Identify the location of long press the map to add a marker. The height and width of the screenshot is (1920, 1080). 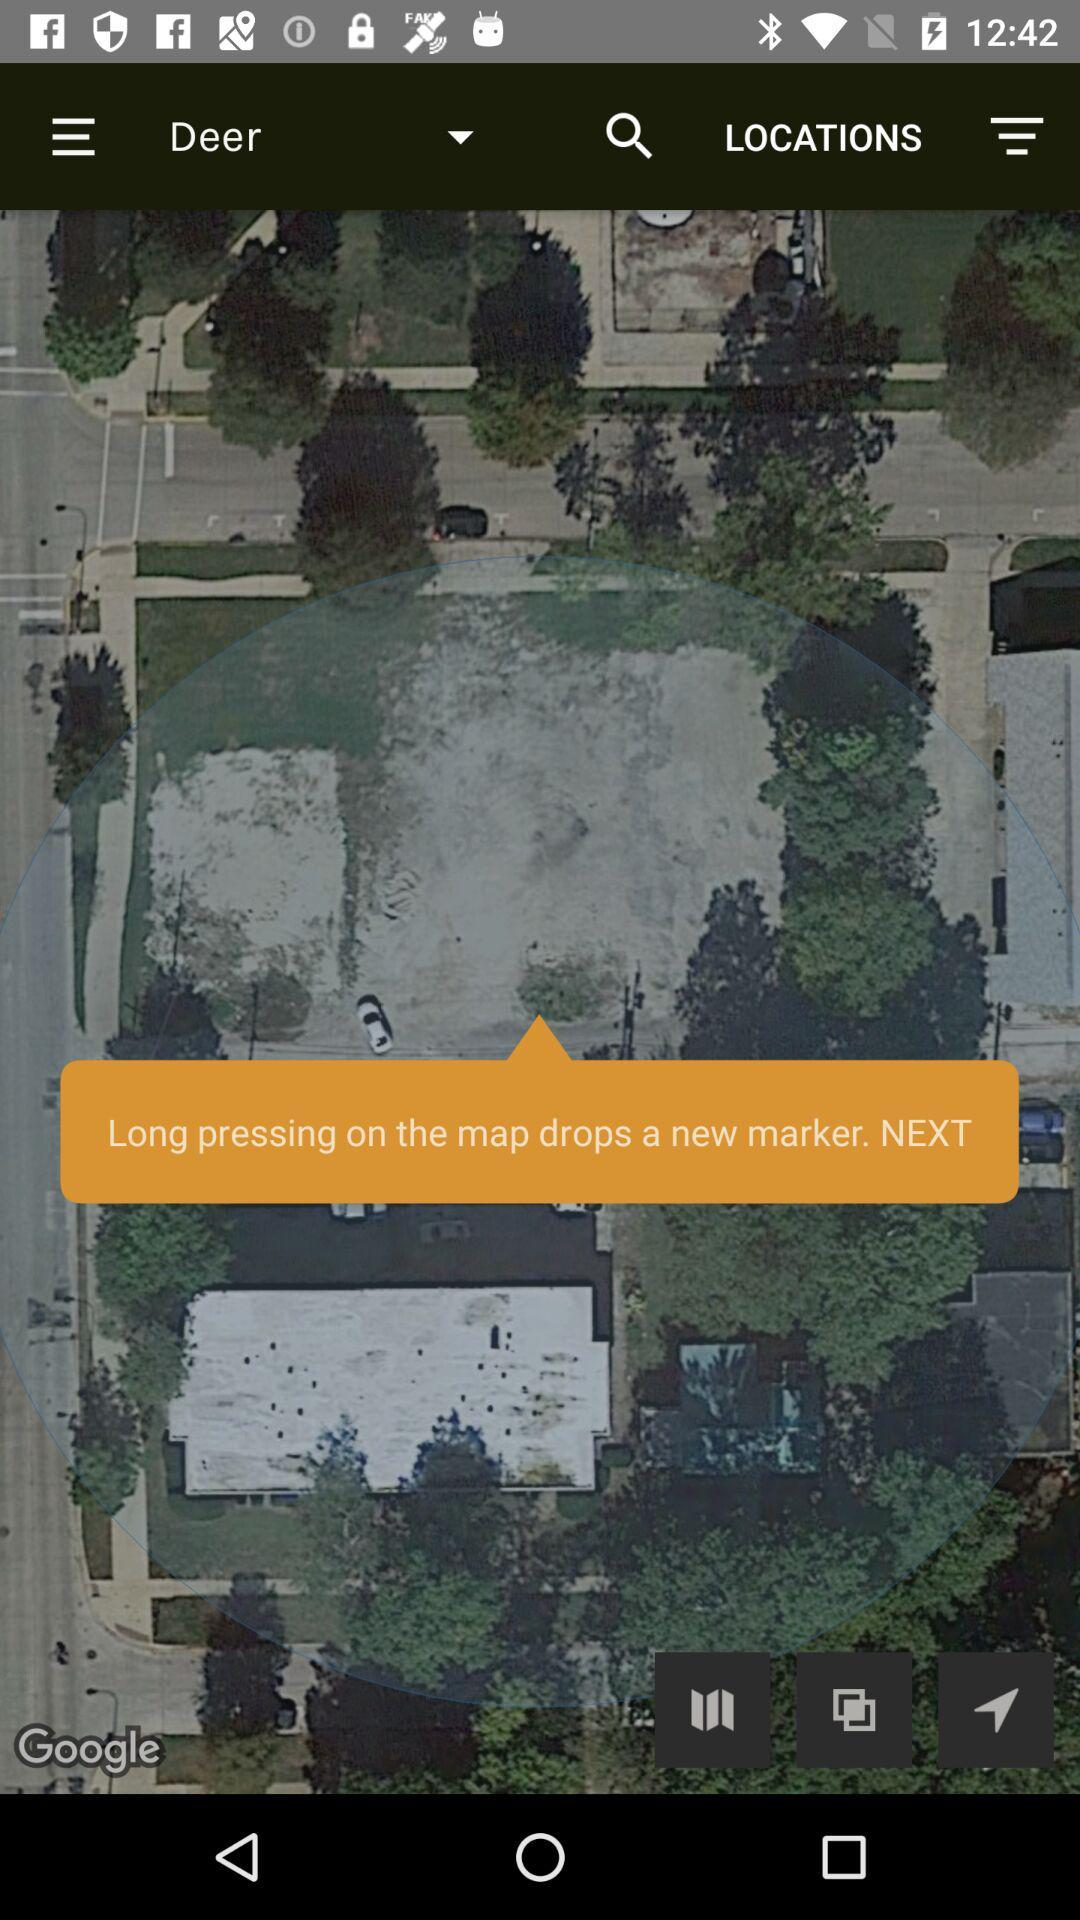
(540, 1002).